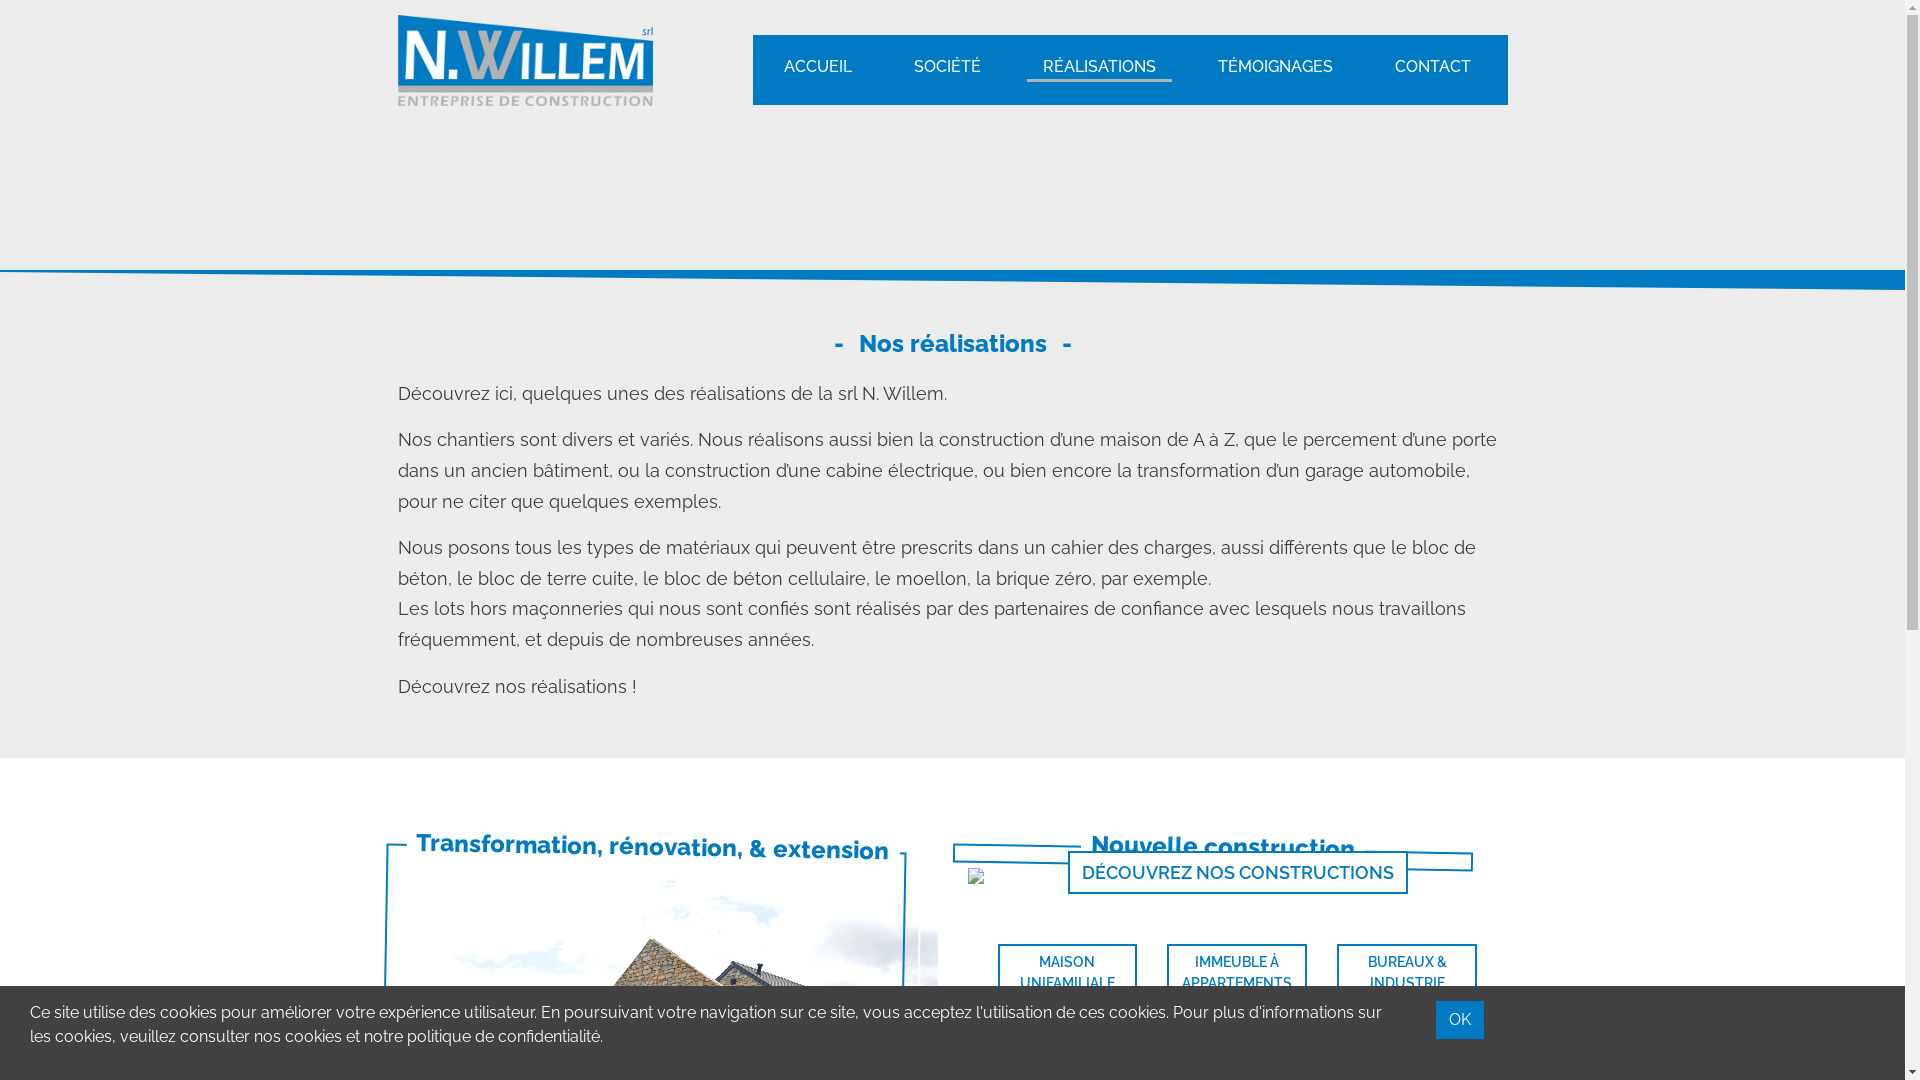 The width and height of the screenshot is (1920, 1080). Describe the element at coordinates (998, 971) in the screenshot. I see `'MAISON UNIFAMILIALE'` at that location.